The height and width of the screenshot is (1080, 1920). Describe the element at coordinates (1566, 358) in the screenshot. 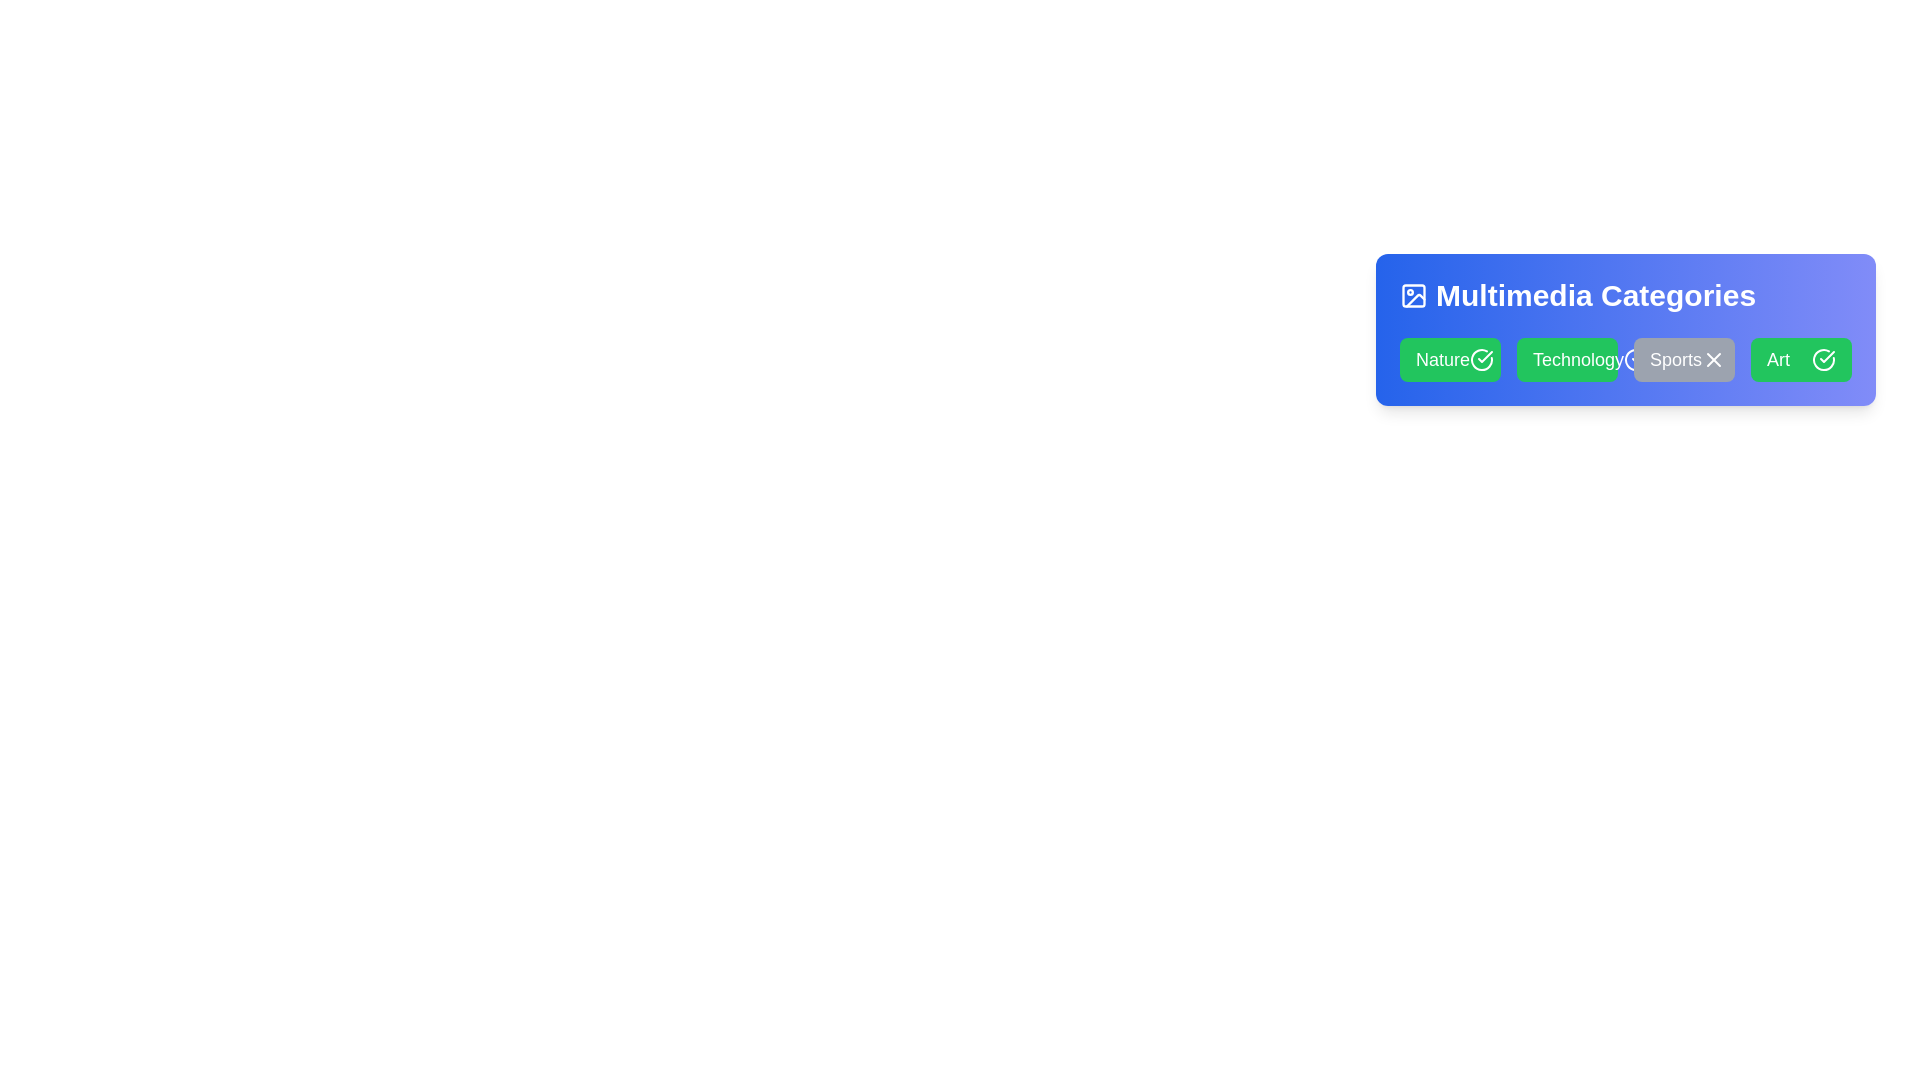

I see `the 'Technology' button, which is a rectangular button with a green background that changes to a darker green when hovered, displaying the text 'Technology' in white` at that location.